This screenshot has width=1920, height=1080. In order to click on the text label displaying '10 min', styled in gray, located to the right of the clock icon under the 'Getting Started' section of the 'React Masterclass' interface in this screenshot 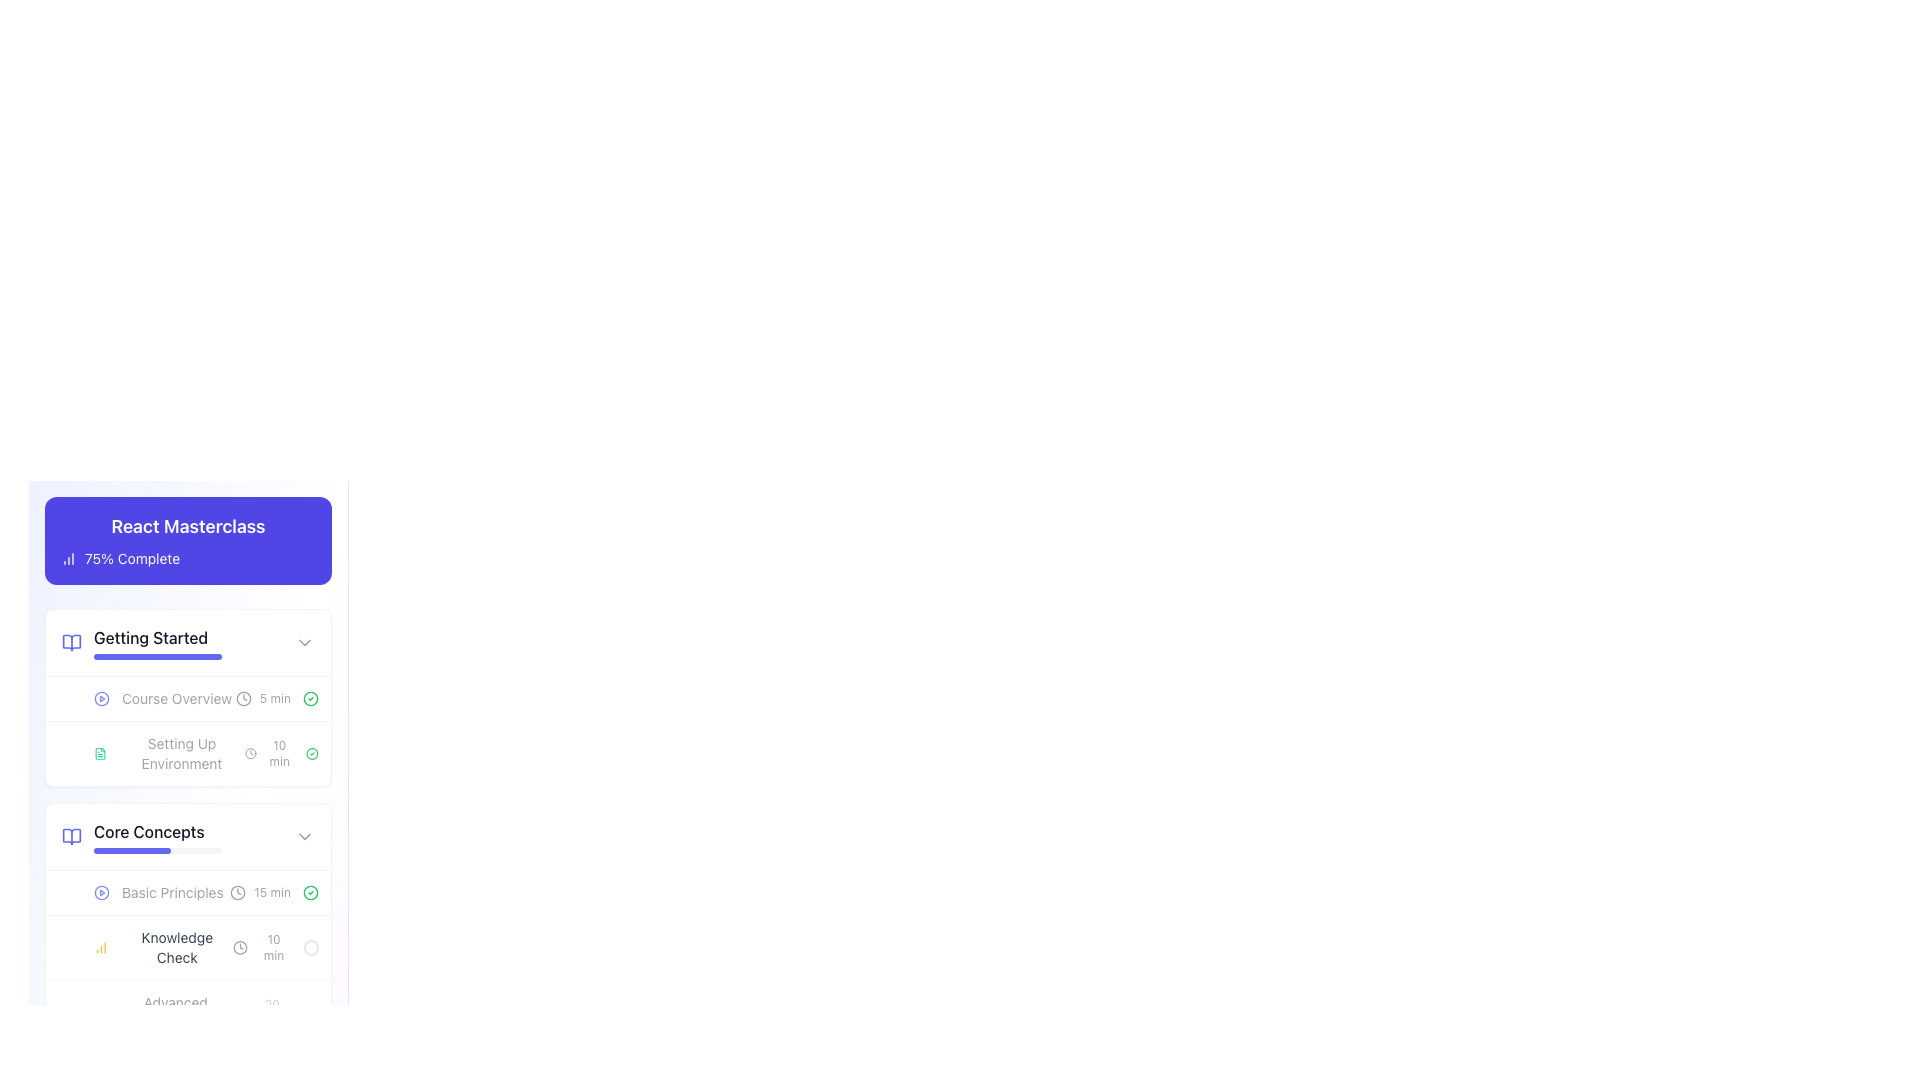, I will do `click(268, 753)`.